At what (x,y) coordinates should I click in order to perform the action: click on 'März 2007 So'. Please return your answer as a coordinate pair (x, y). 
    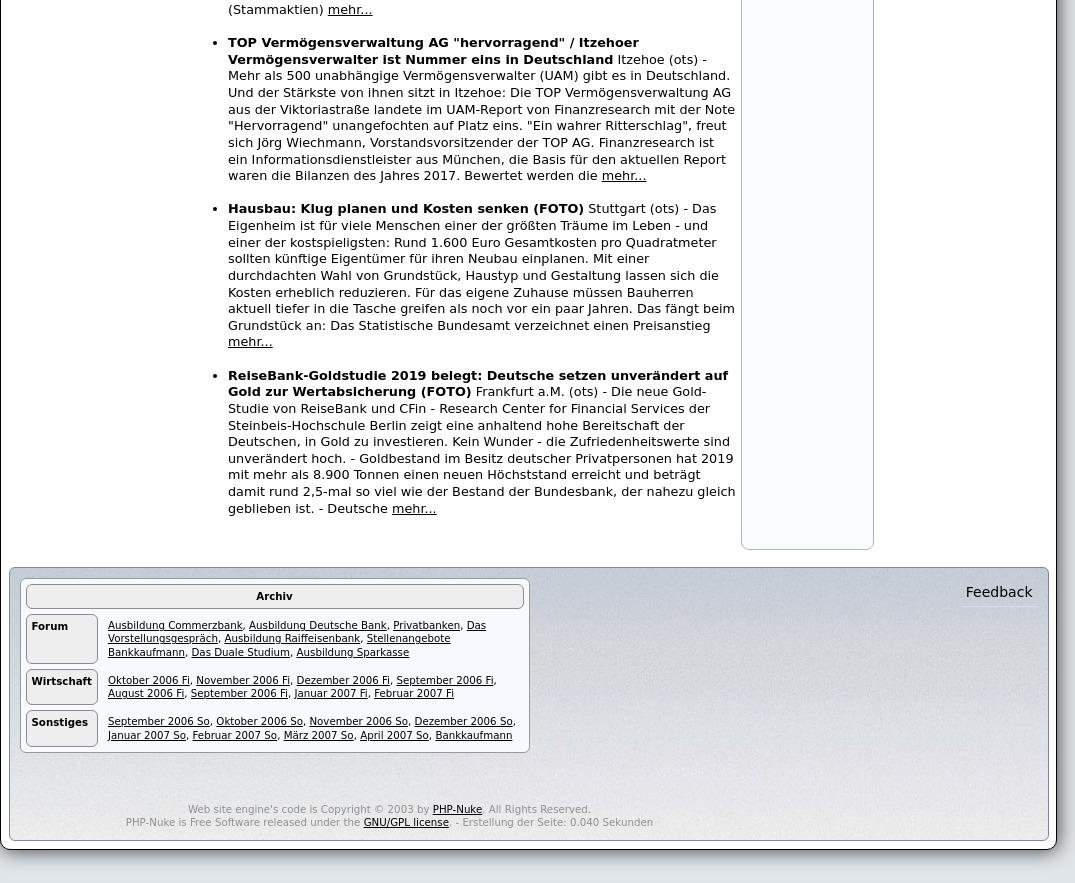
    Looking at the image, I should click on (316, 733).